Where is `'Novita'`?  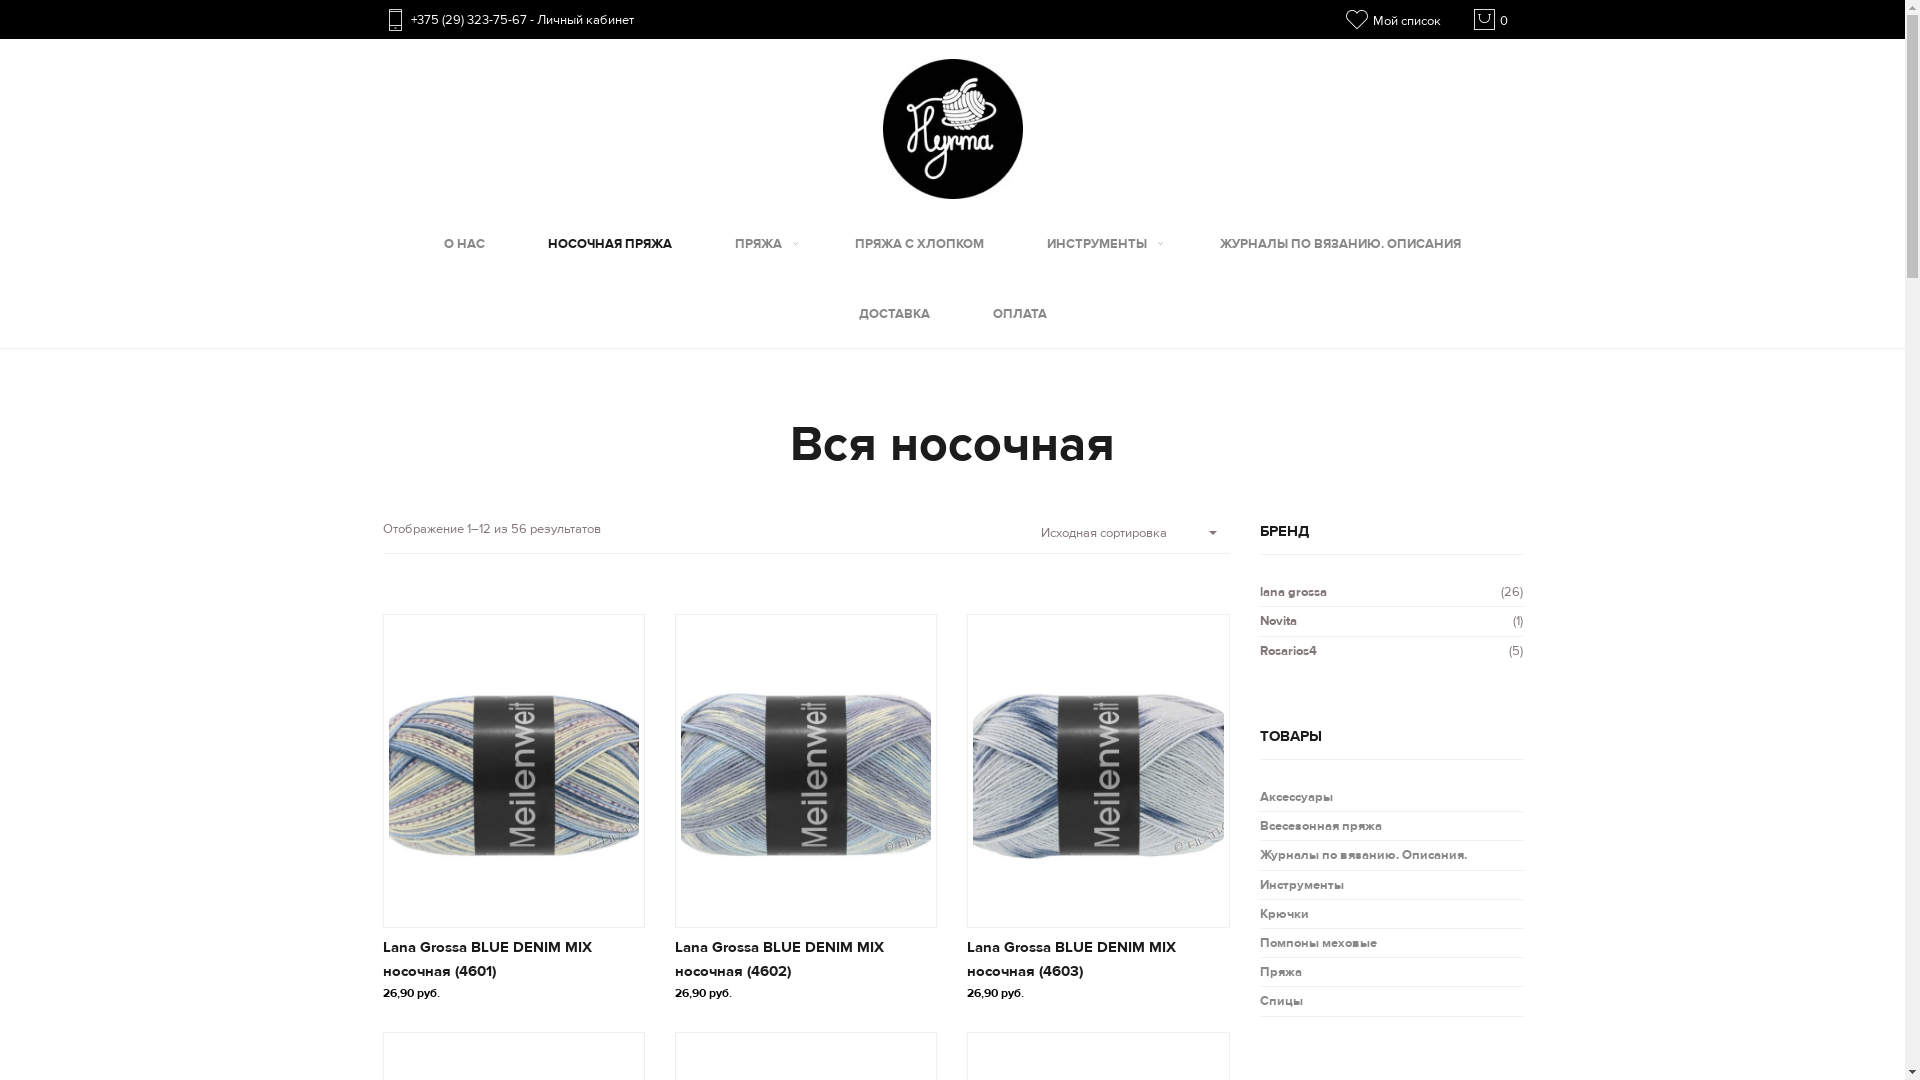 'Novita' is located at coordinates (1277, 620).